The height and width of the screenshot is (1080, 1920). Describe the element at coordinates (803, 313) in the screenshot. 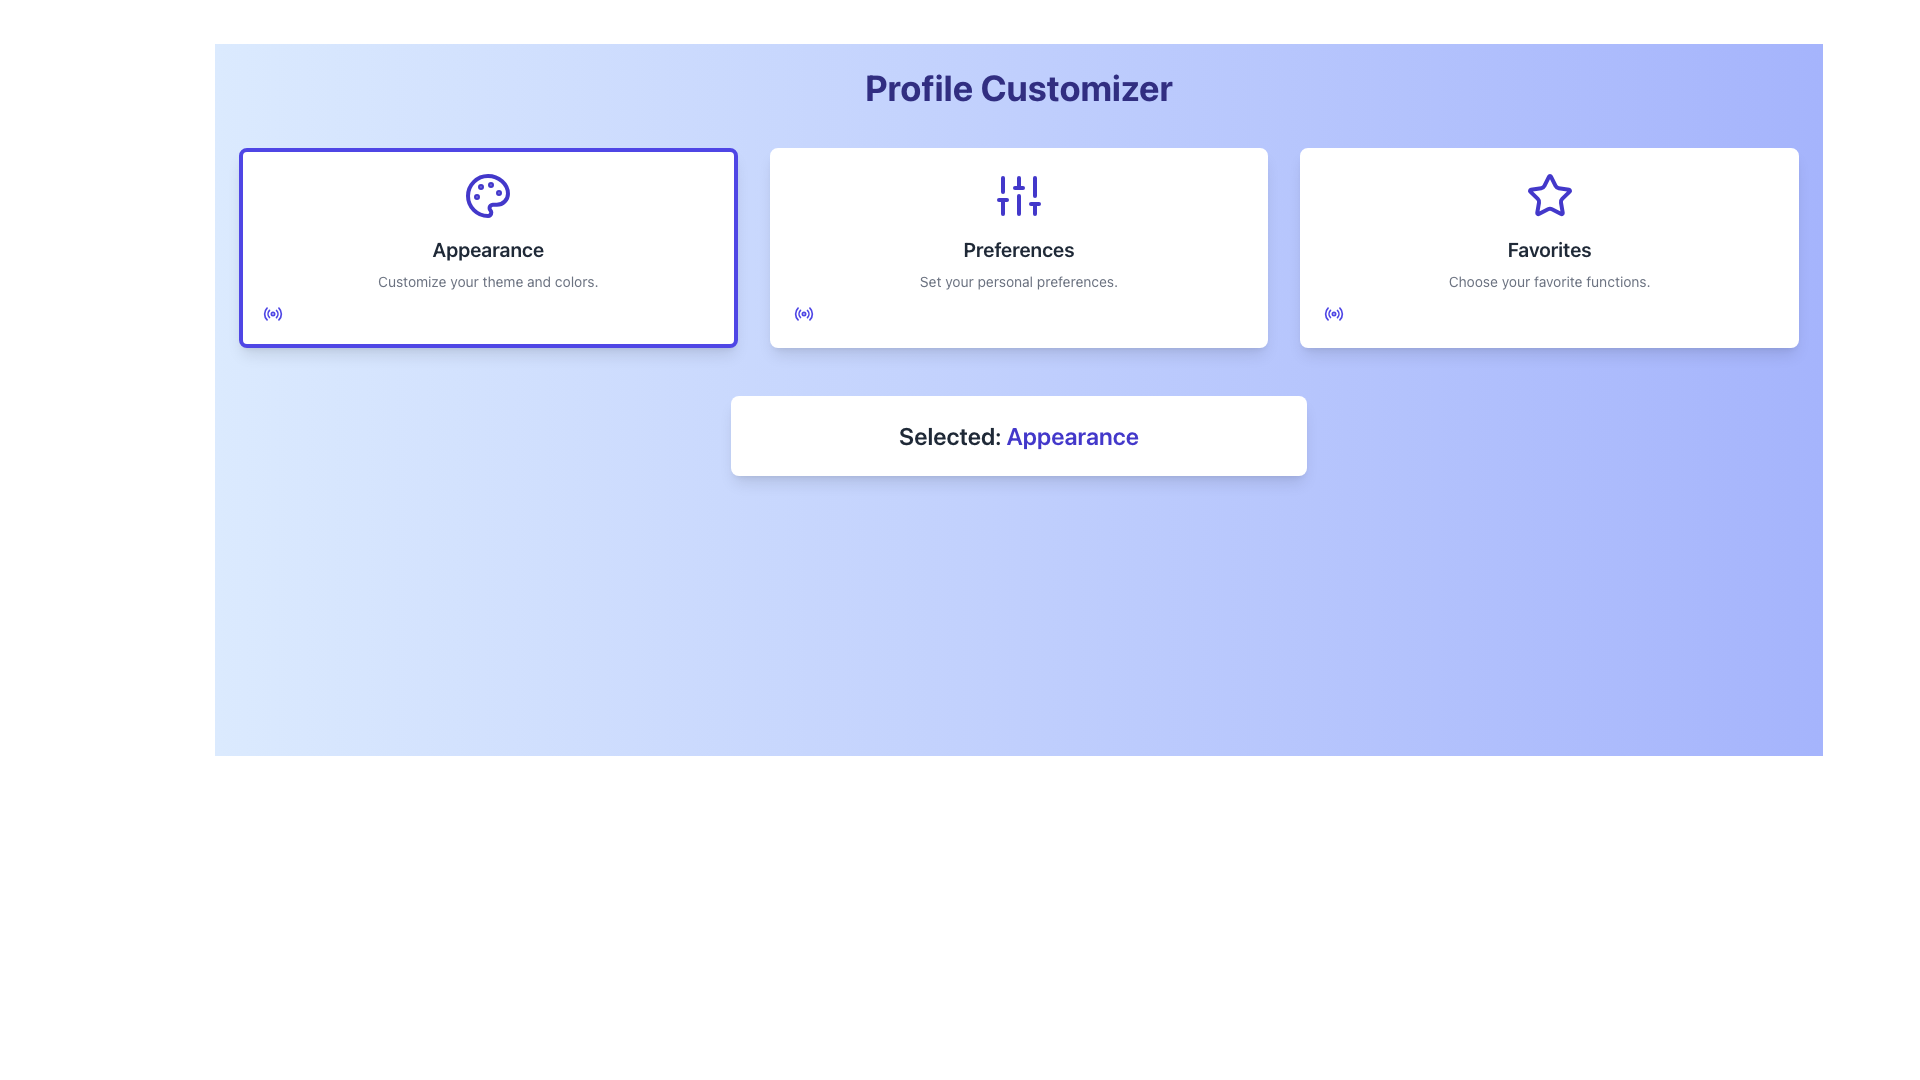

I see `the radio button located under the 'Preferences' section, centered horizontally within the card's layout` at that location.